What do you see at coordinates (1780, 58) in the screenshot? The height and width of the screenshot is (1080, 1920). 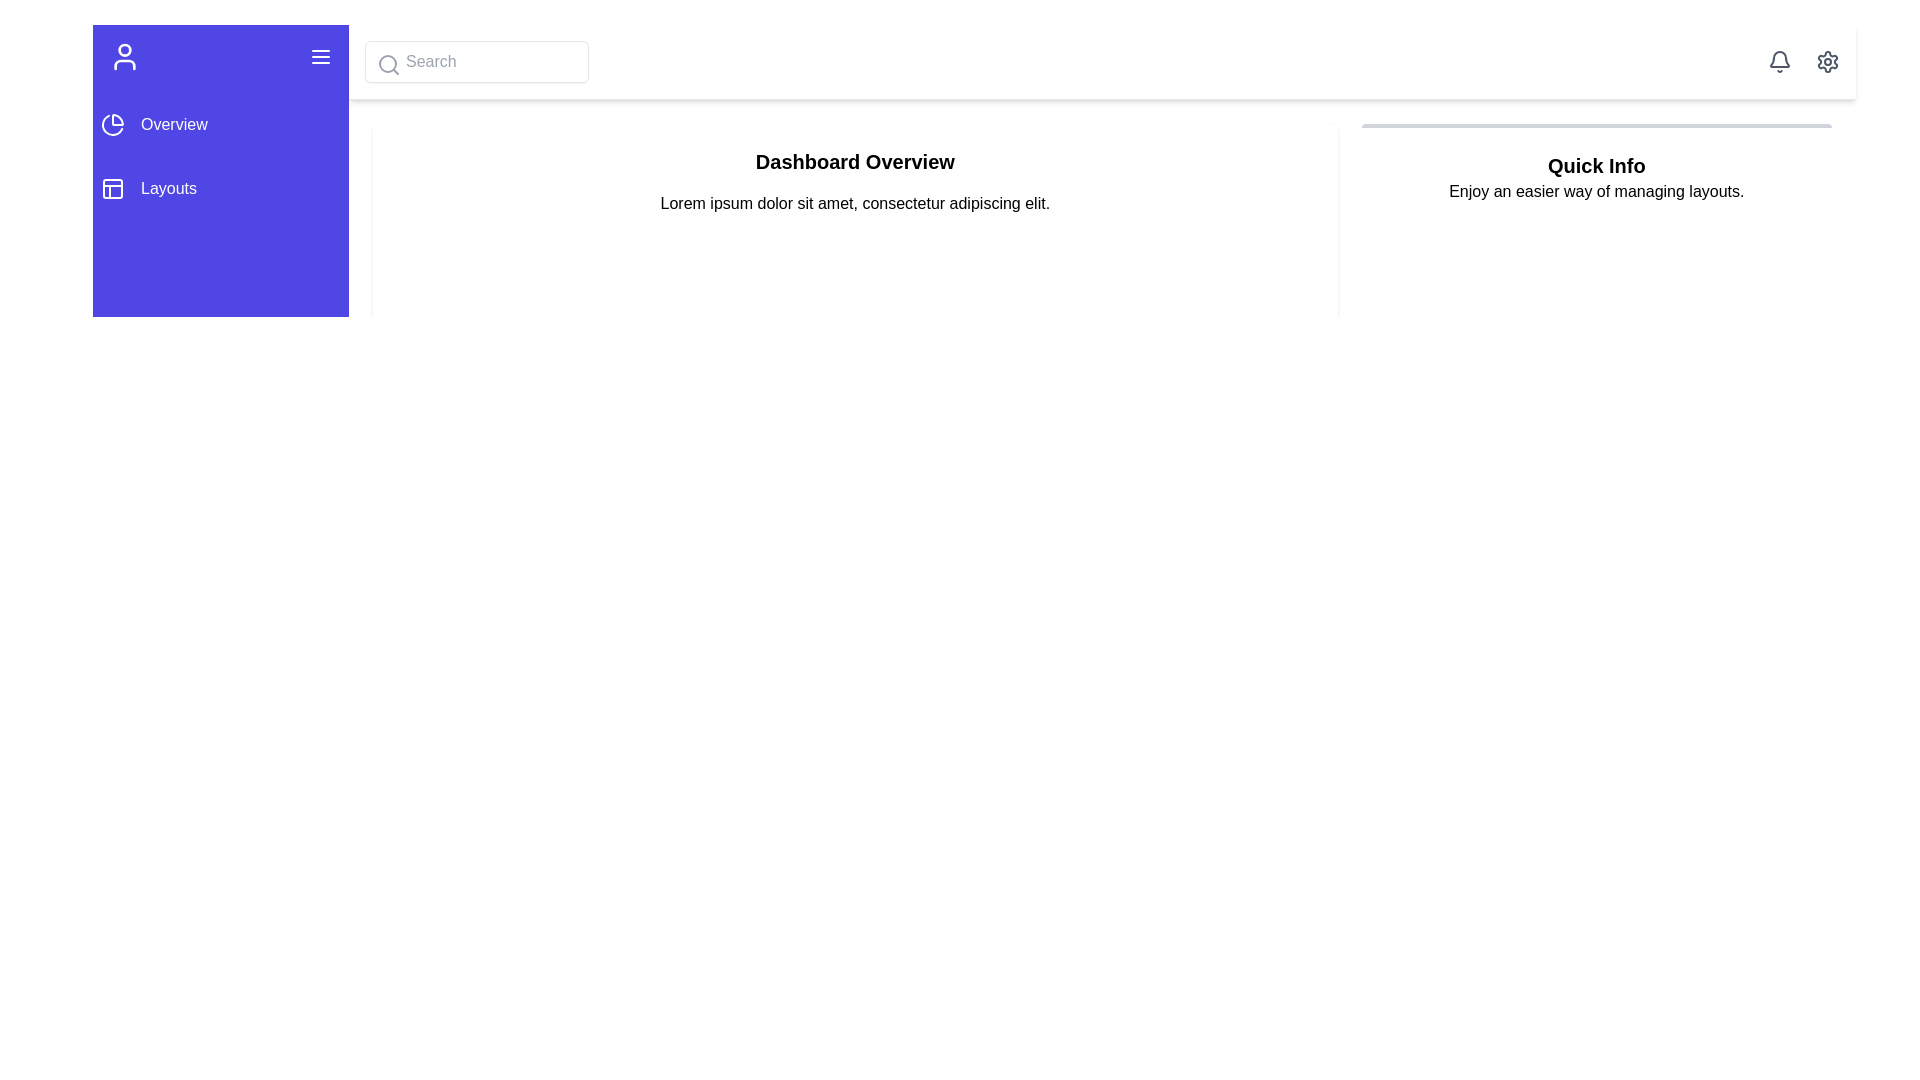 I see `the notification icon located in the top-right corner of the interface, adjacent to the gear icon` at bounding box center [1780, 58].